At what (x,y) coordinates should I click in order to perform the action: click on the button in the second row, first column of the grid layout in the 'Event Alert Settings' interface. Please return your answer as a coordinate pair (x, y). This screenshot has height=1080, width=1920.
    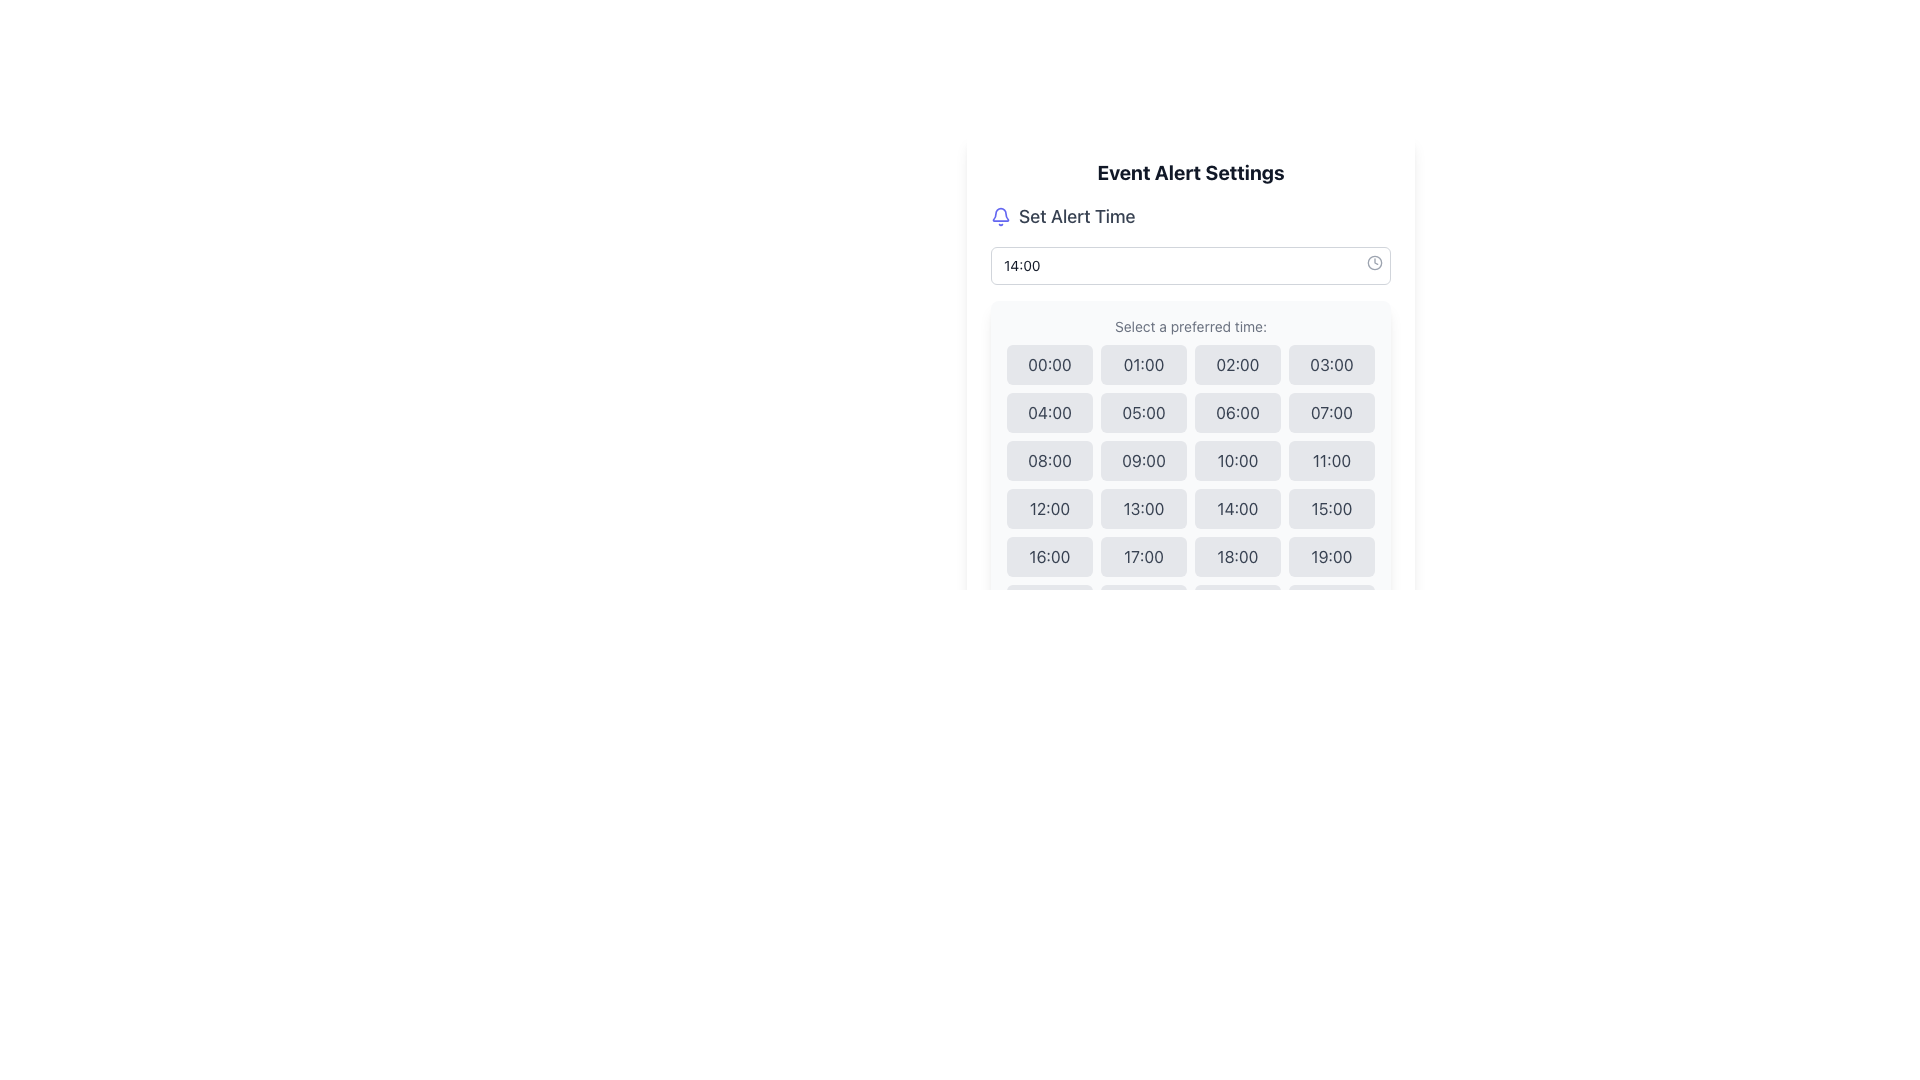
    Looking at the image, I should click on (1049, 411).